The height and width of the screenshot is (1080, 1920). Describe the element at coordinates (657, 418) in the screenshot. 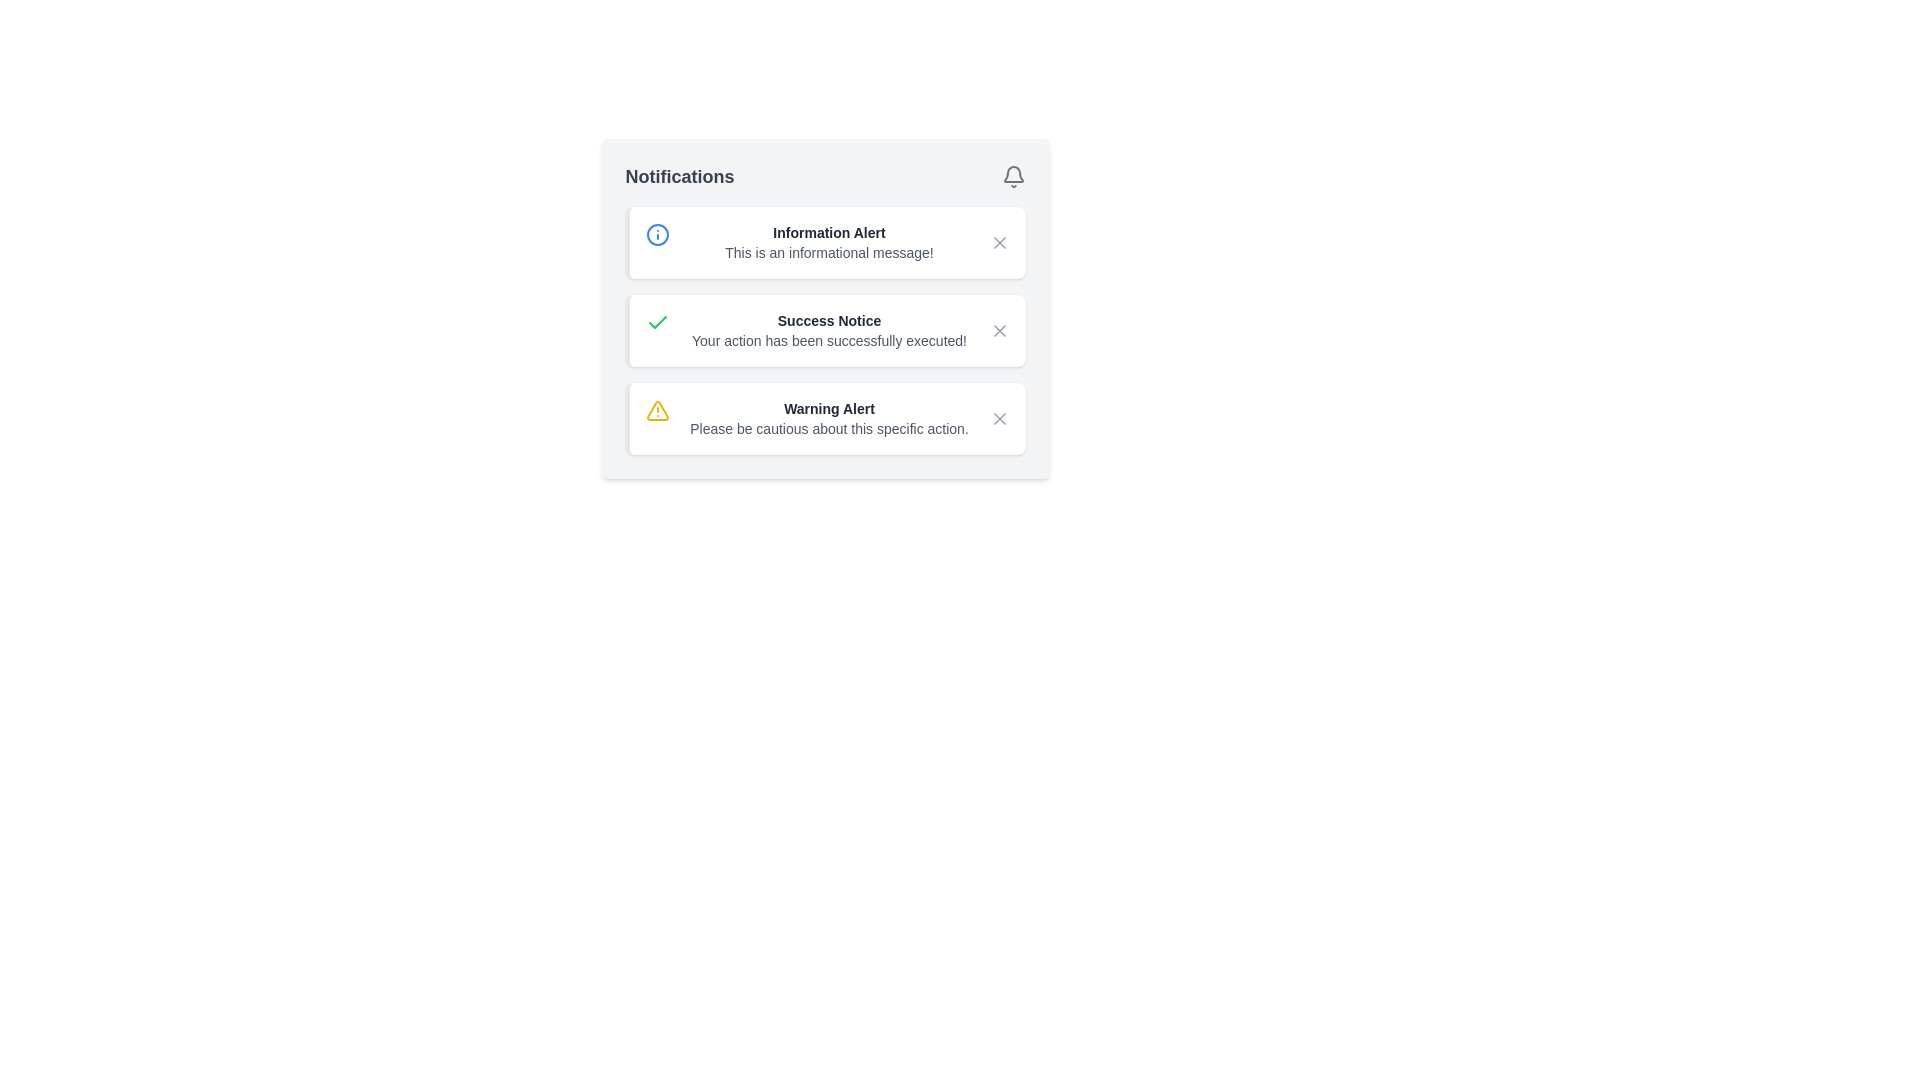

I see `the warning icon located on the left side of the 'Warning Alert' notification box, which signifies caution or the need for attention` at that location.